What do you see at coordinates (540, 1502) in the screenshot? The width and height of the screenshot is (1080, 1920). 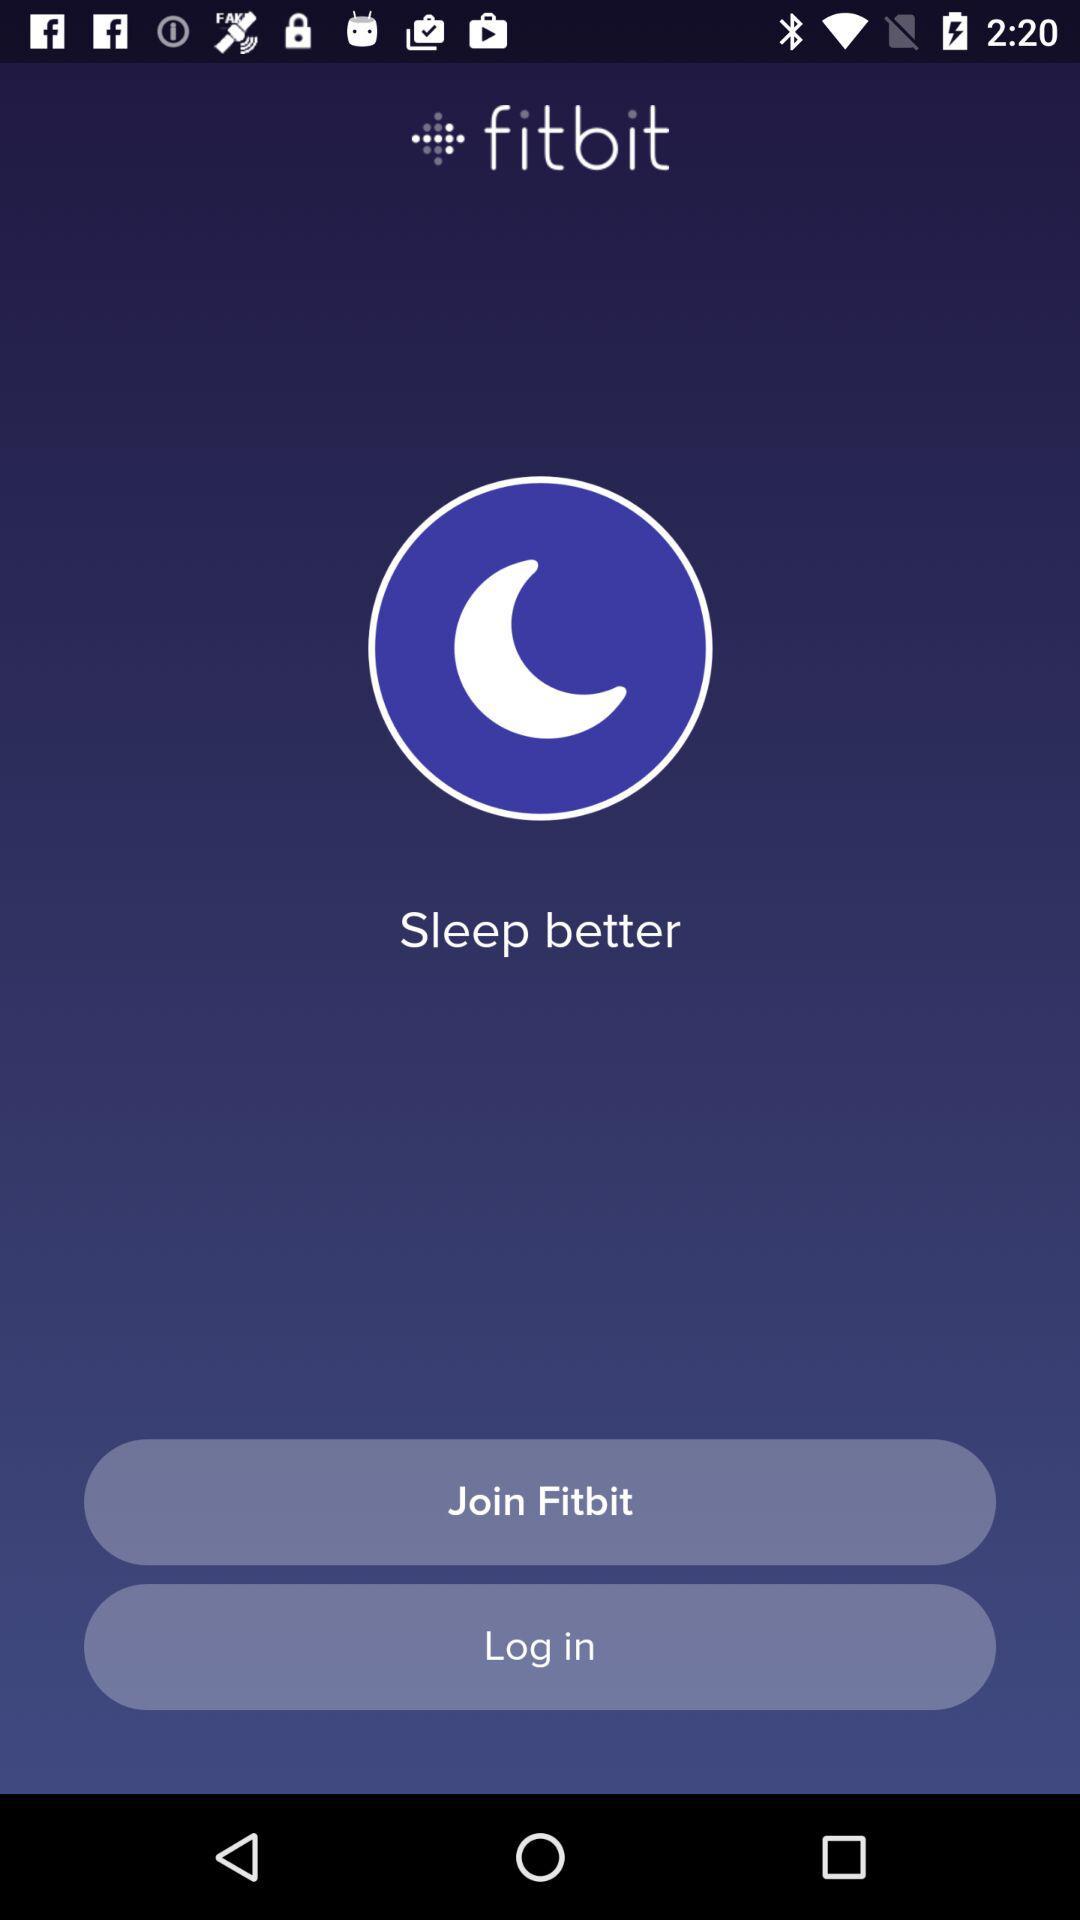 I see `the join fitbit item` at bounding box center [540, 1502].